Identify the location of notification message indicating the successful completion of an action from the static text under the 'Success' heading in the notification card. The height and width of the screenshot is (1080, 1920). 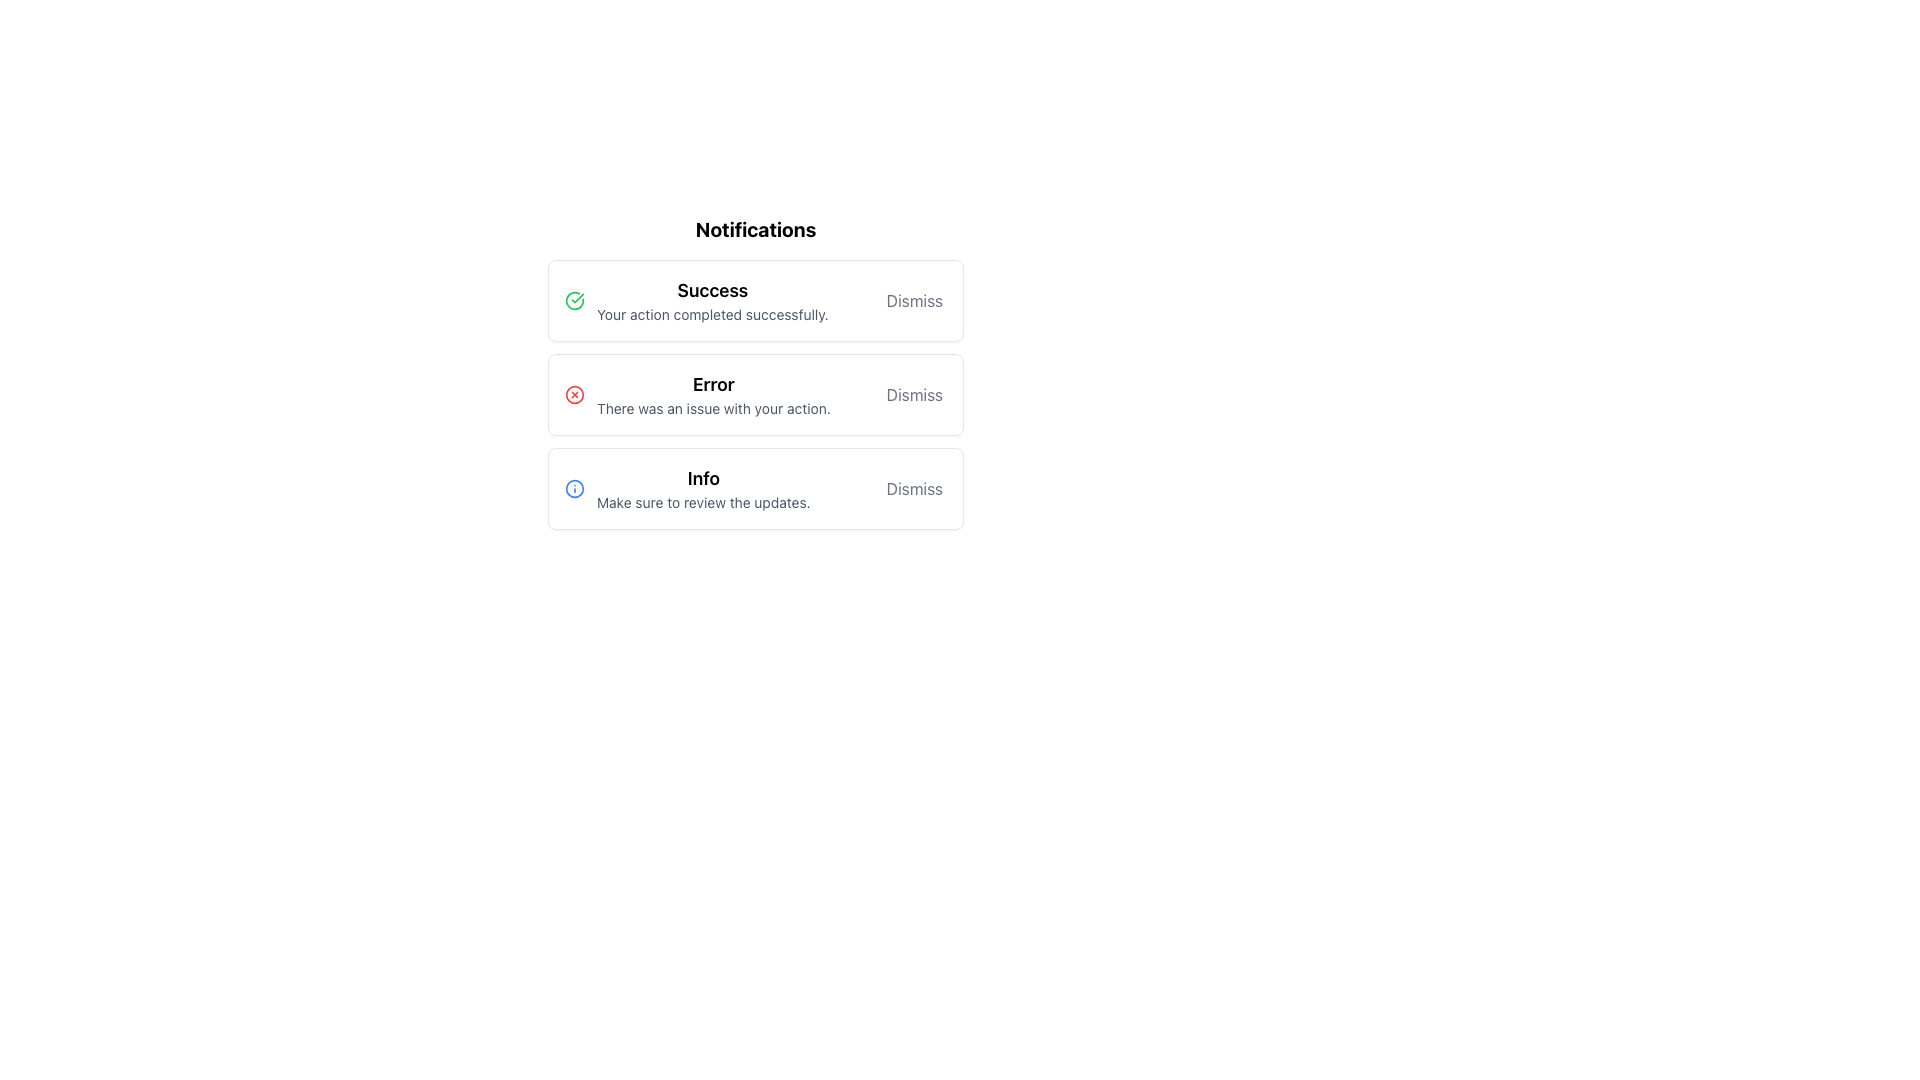
(712, 315).